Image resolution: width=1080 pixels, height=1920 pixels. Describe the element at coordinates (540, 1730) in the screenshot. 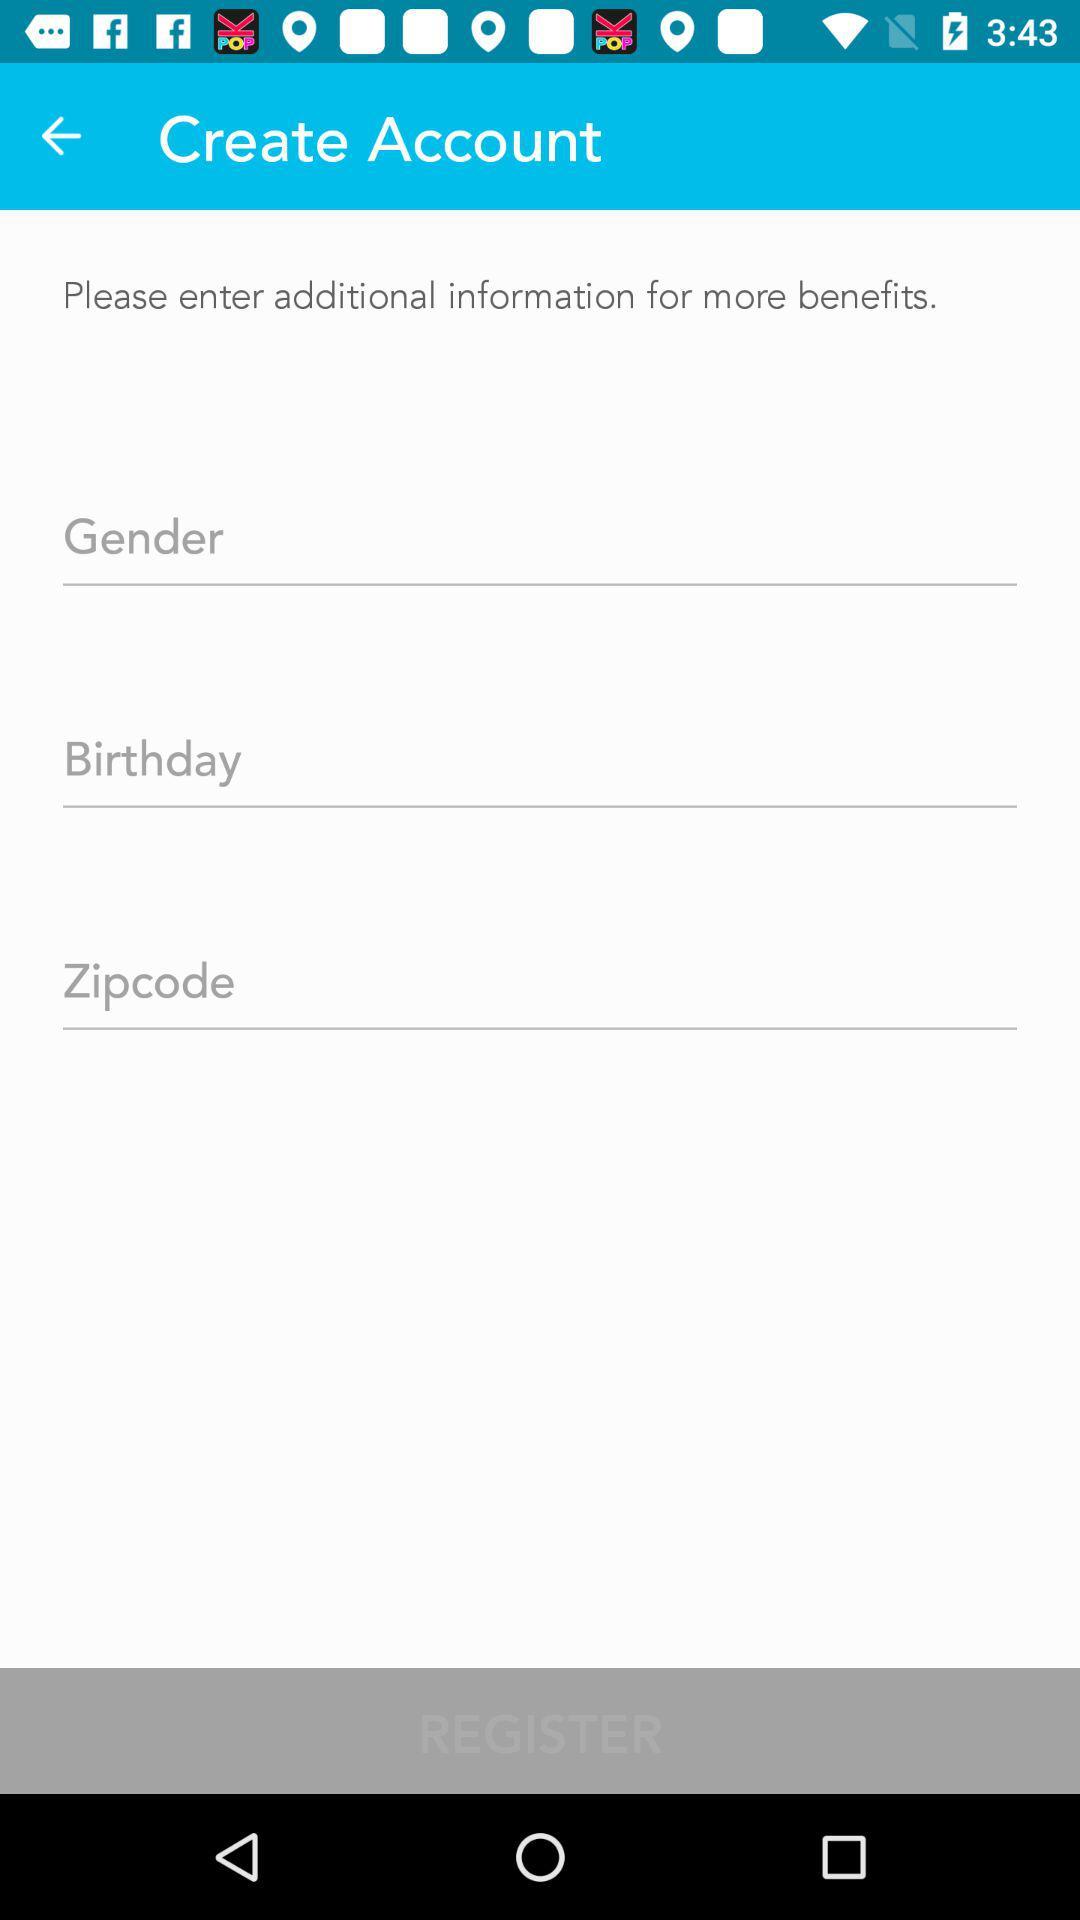

I see `the register item` at that location.